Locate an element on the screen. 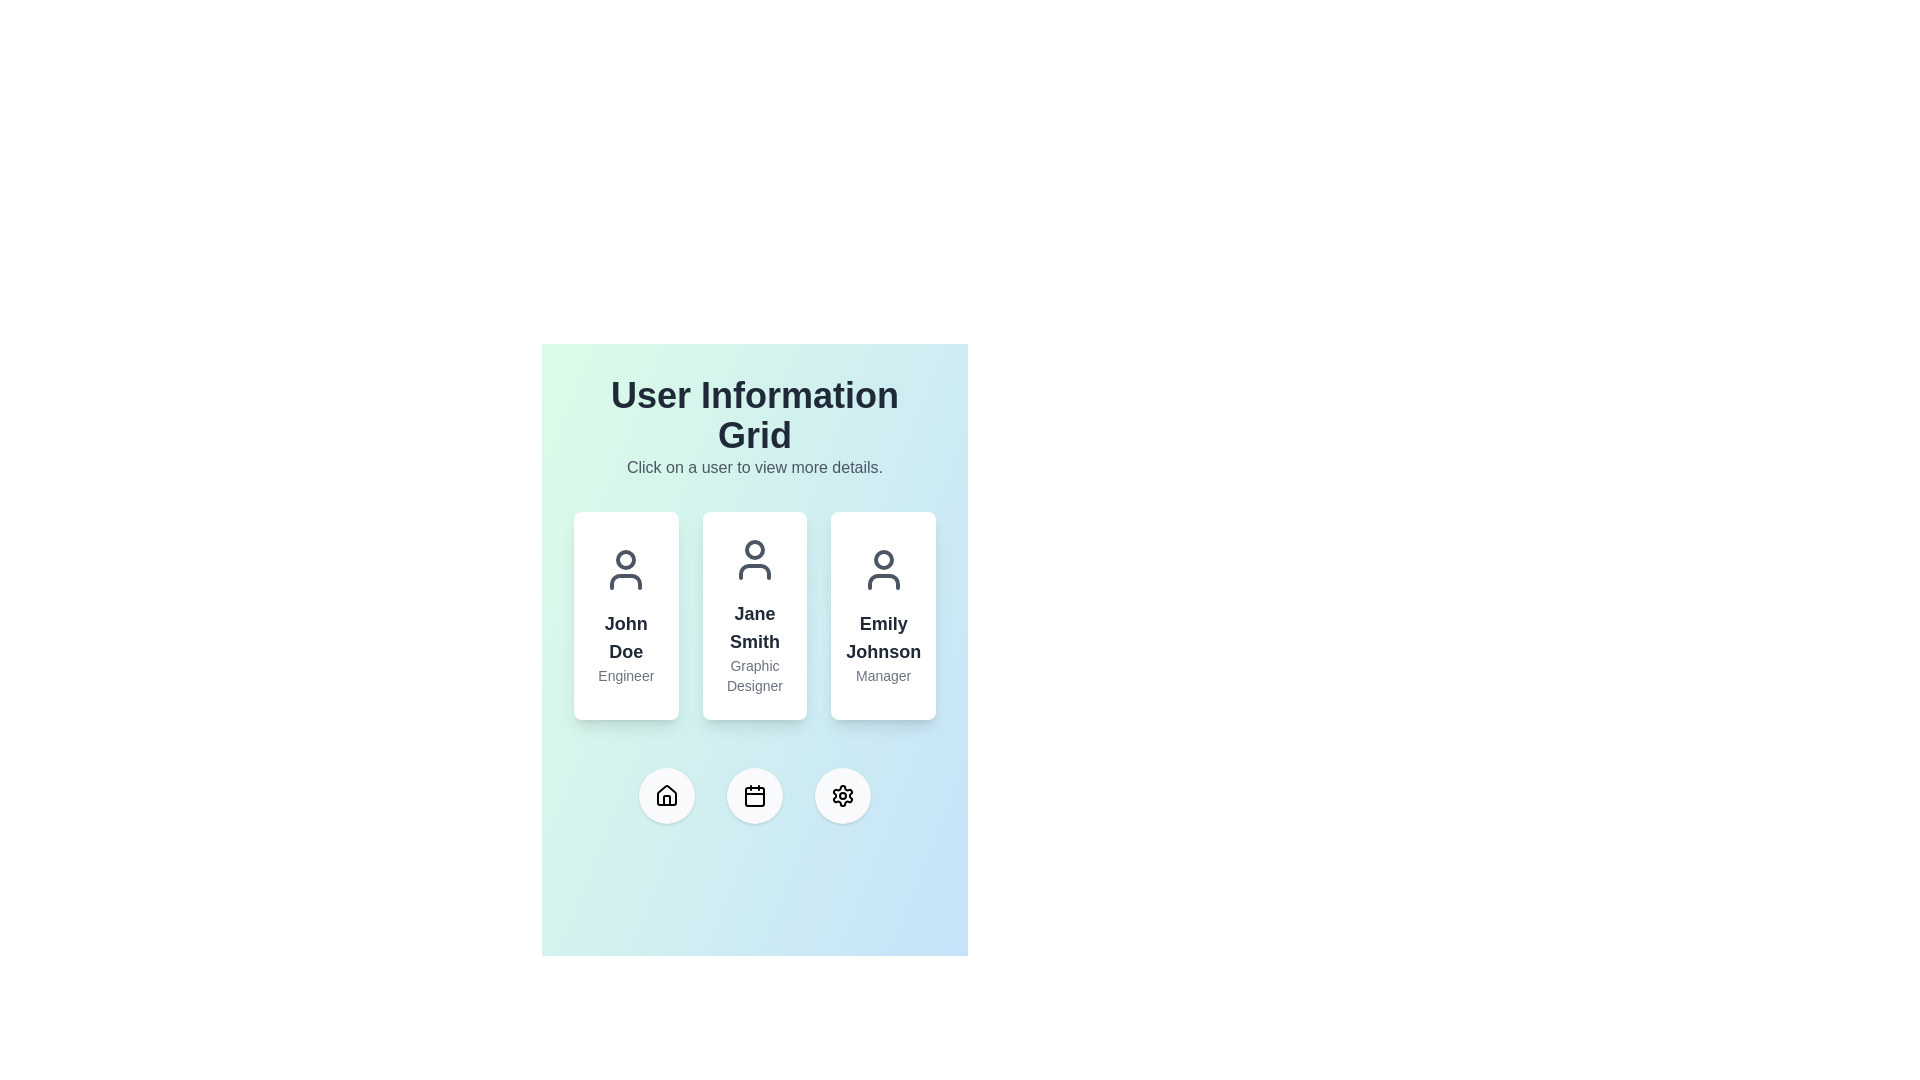  the textual header element that displays 'User Information Grid' and instructions for user interaction is located at coordinates (753, 427).